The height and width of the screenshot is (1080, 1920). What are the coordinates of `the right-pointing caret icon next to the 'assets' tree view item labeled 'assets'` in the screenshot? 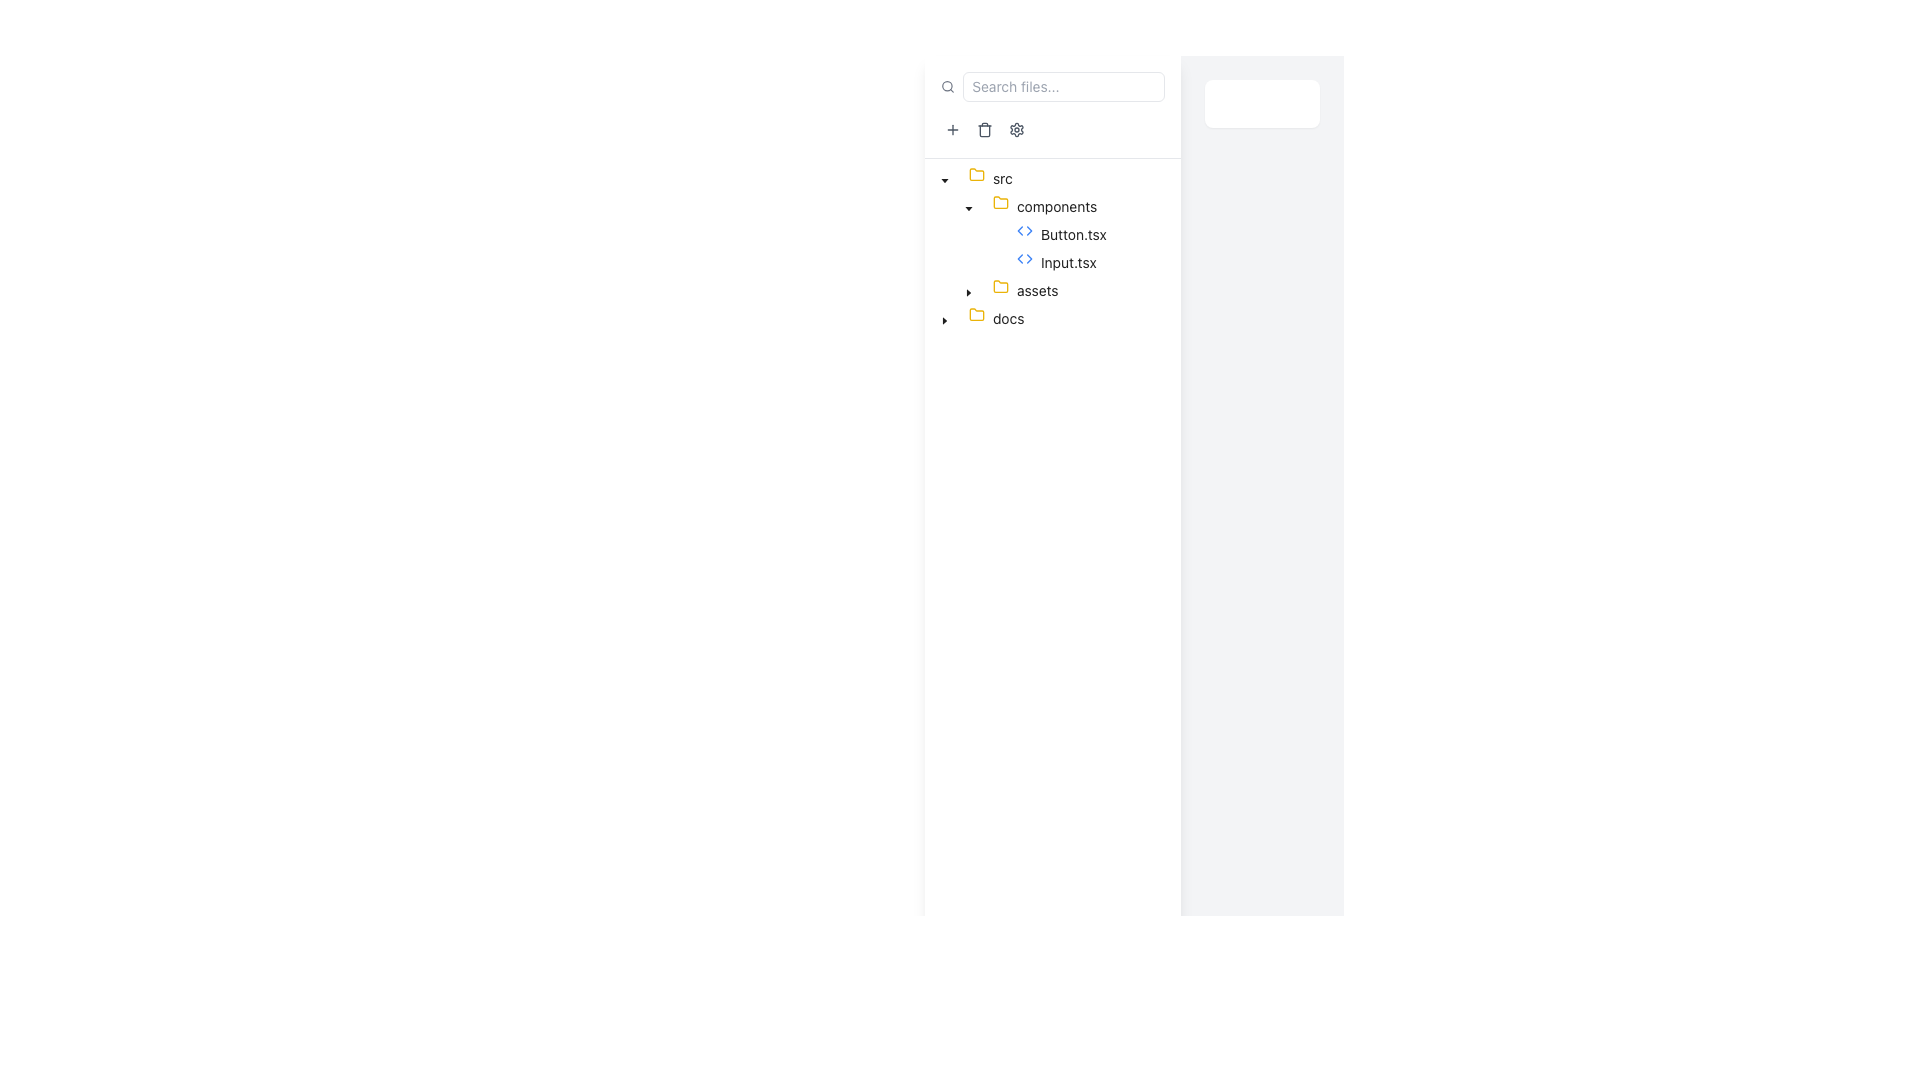 It's located at (999, 290).